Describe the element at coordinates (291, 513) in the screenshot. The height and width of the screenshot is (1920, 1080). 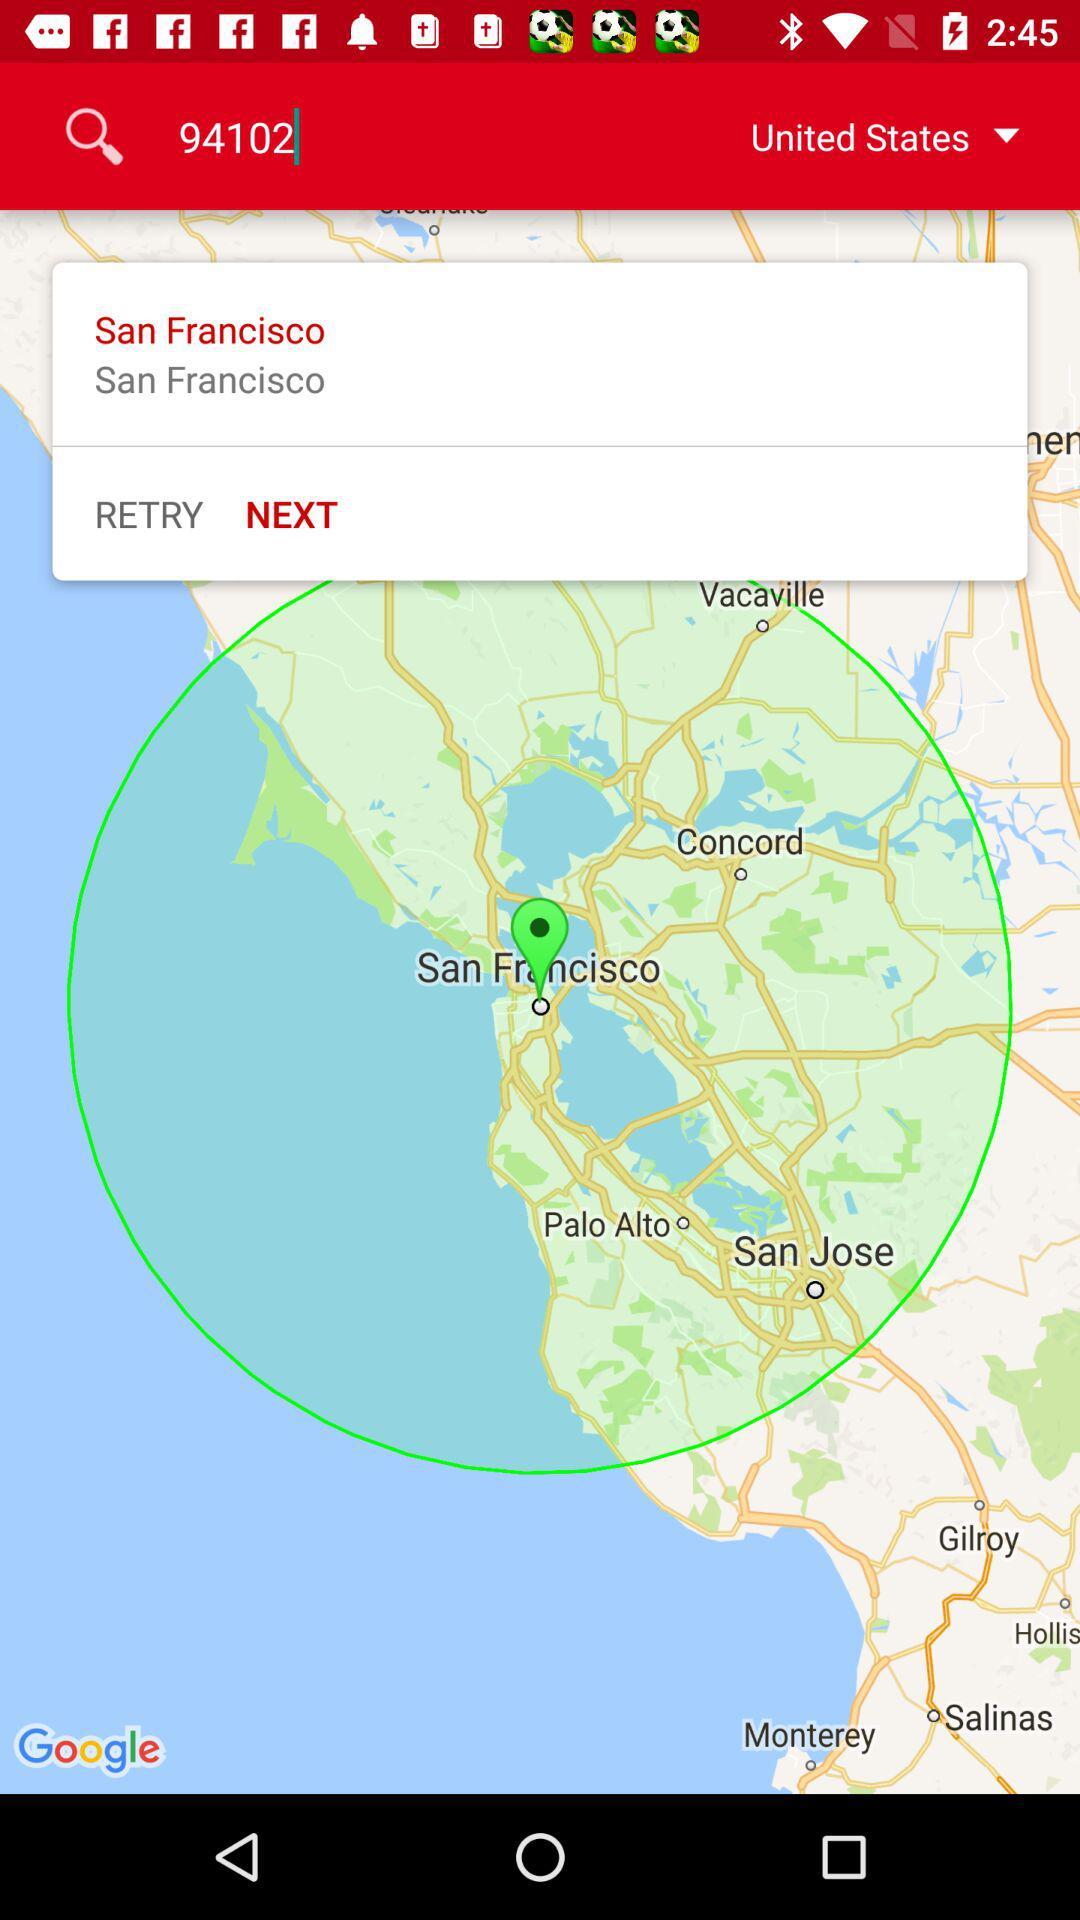
I see `the item next to the retry item` at that location.